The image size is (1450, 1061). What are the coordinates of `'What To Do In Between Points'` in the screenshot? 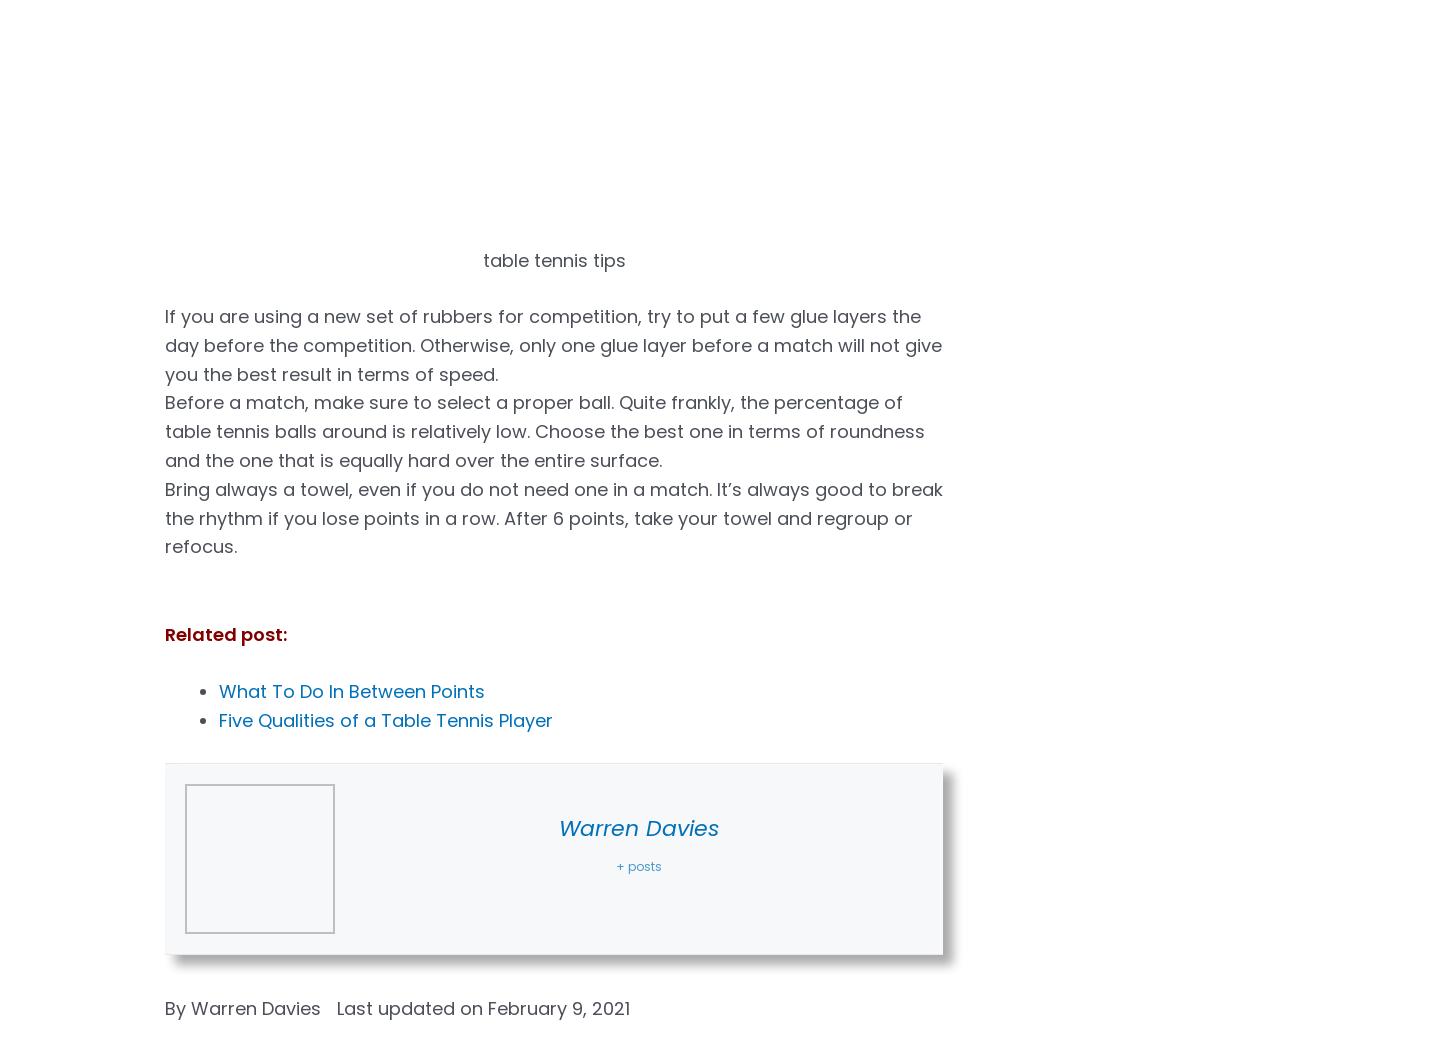 It's located at (352, 690).